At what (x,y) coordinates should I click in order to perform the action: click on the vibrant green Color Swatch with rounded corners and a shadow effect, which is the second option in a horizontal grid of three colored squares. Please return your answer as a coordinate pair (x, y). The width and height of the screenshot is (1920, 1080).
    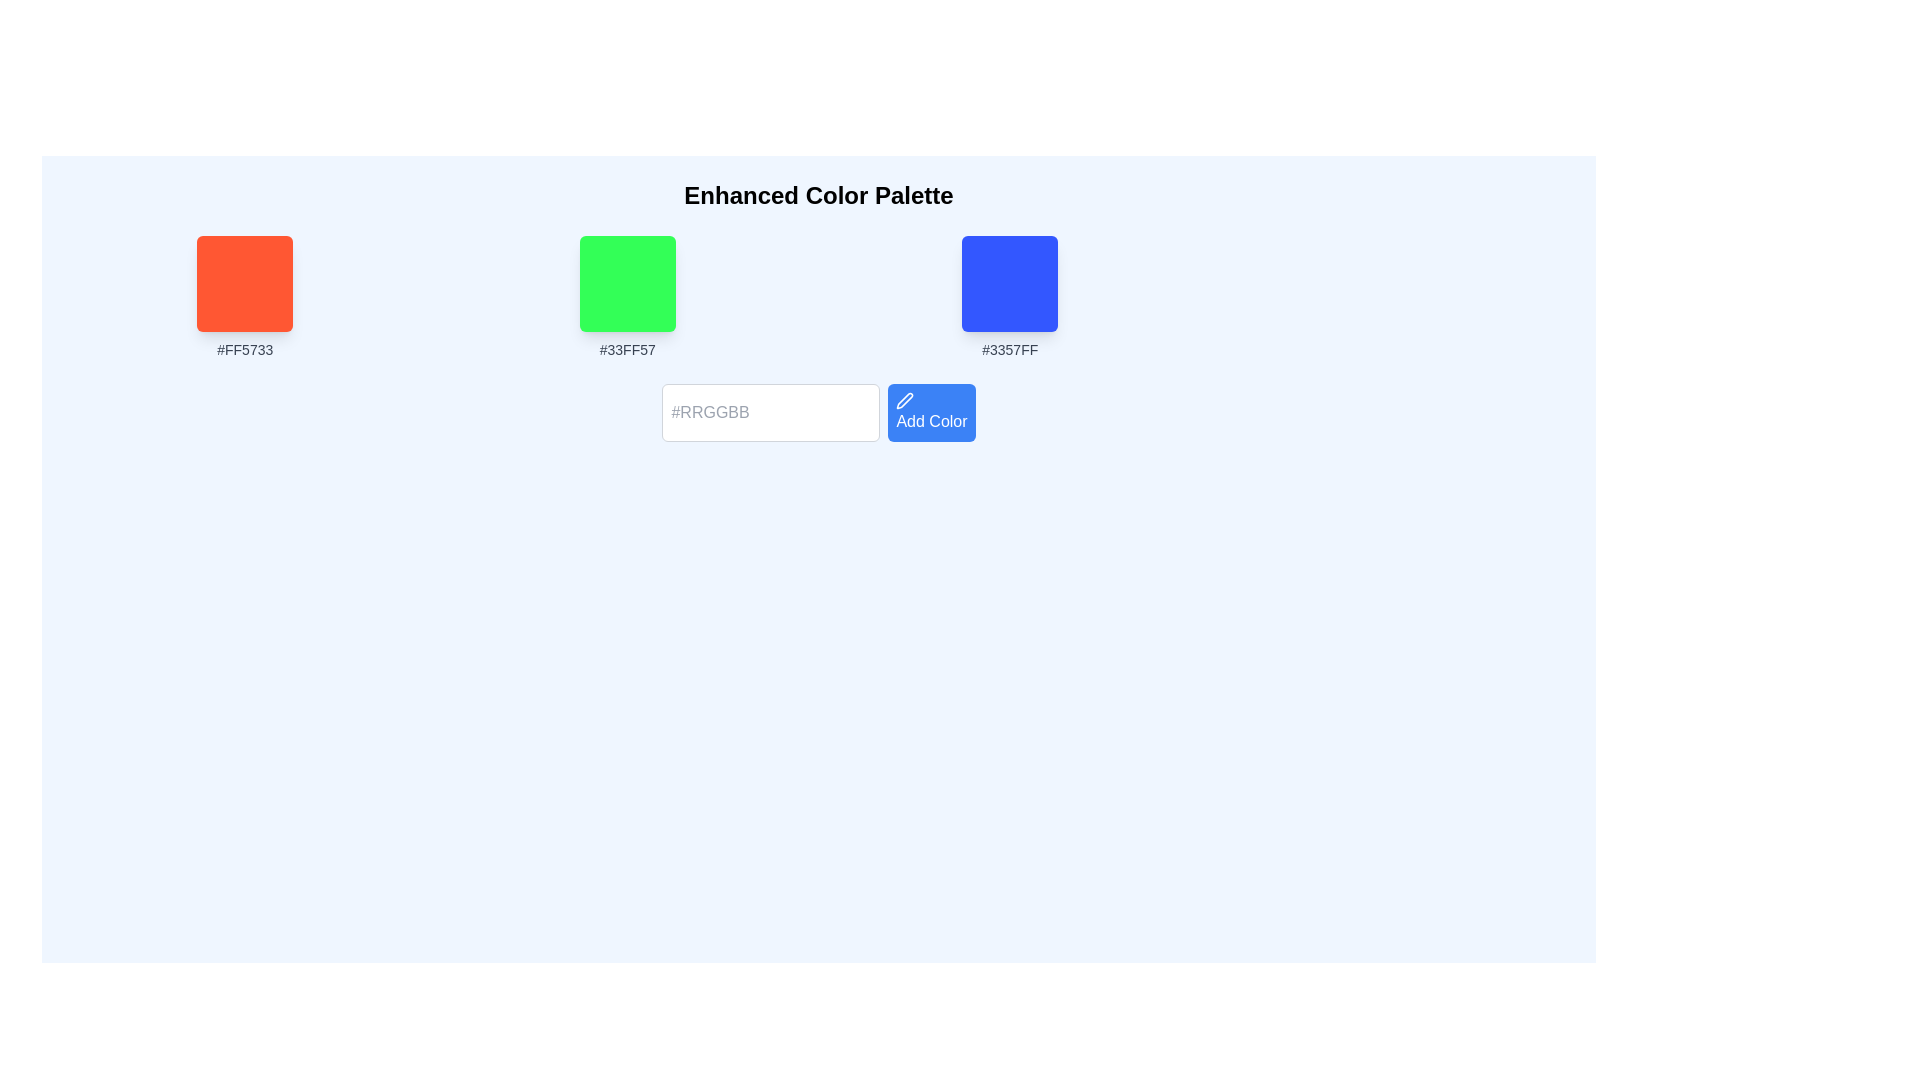
    Looking at the image, I should click on (626, 297).